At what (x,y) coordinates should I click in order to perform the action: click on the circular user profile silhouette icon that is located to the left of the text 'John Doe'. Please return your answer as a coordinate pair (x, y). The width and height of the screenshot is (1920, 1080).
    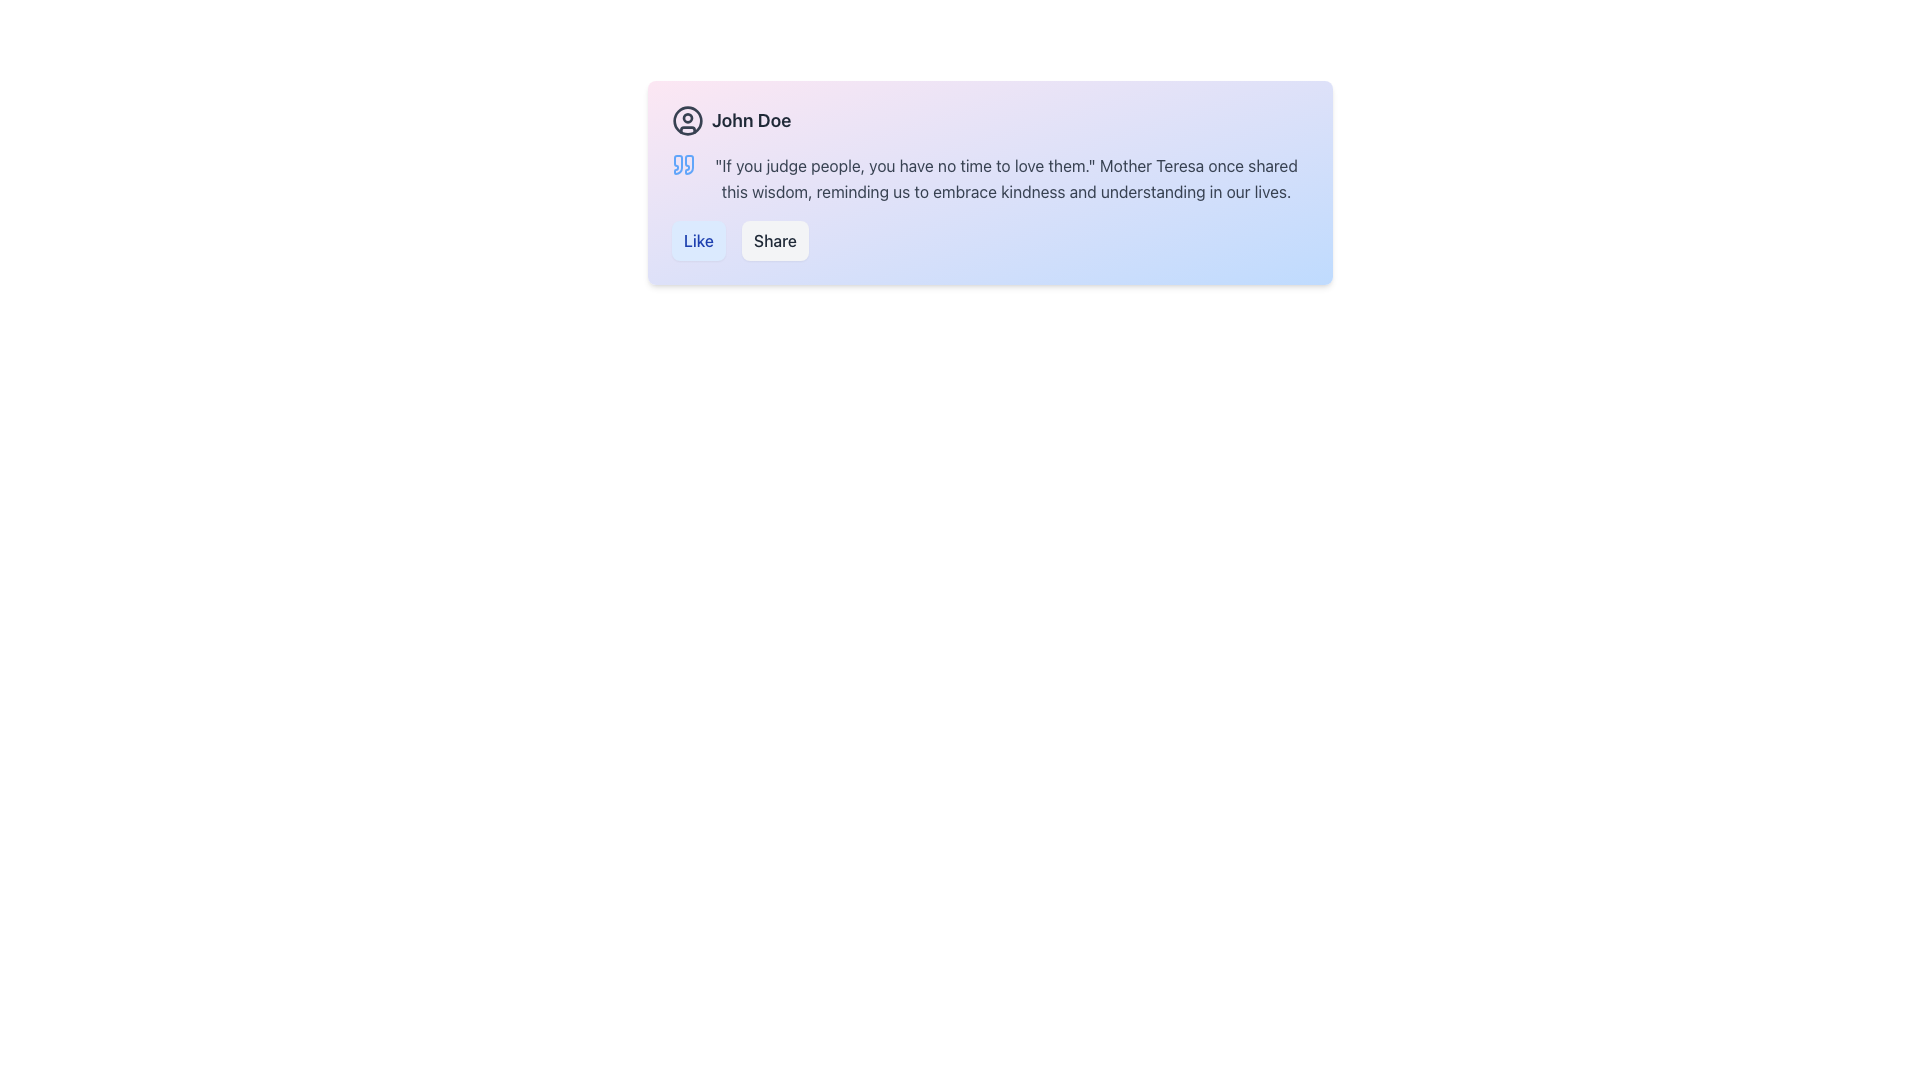
    Looking at the image, I should click on (687, 120).